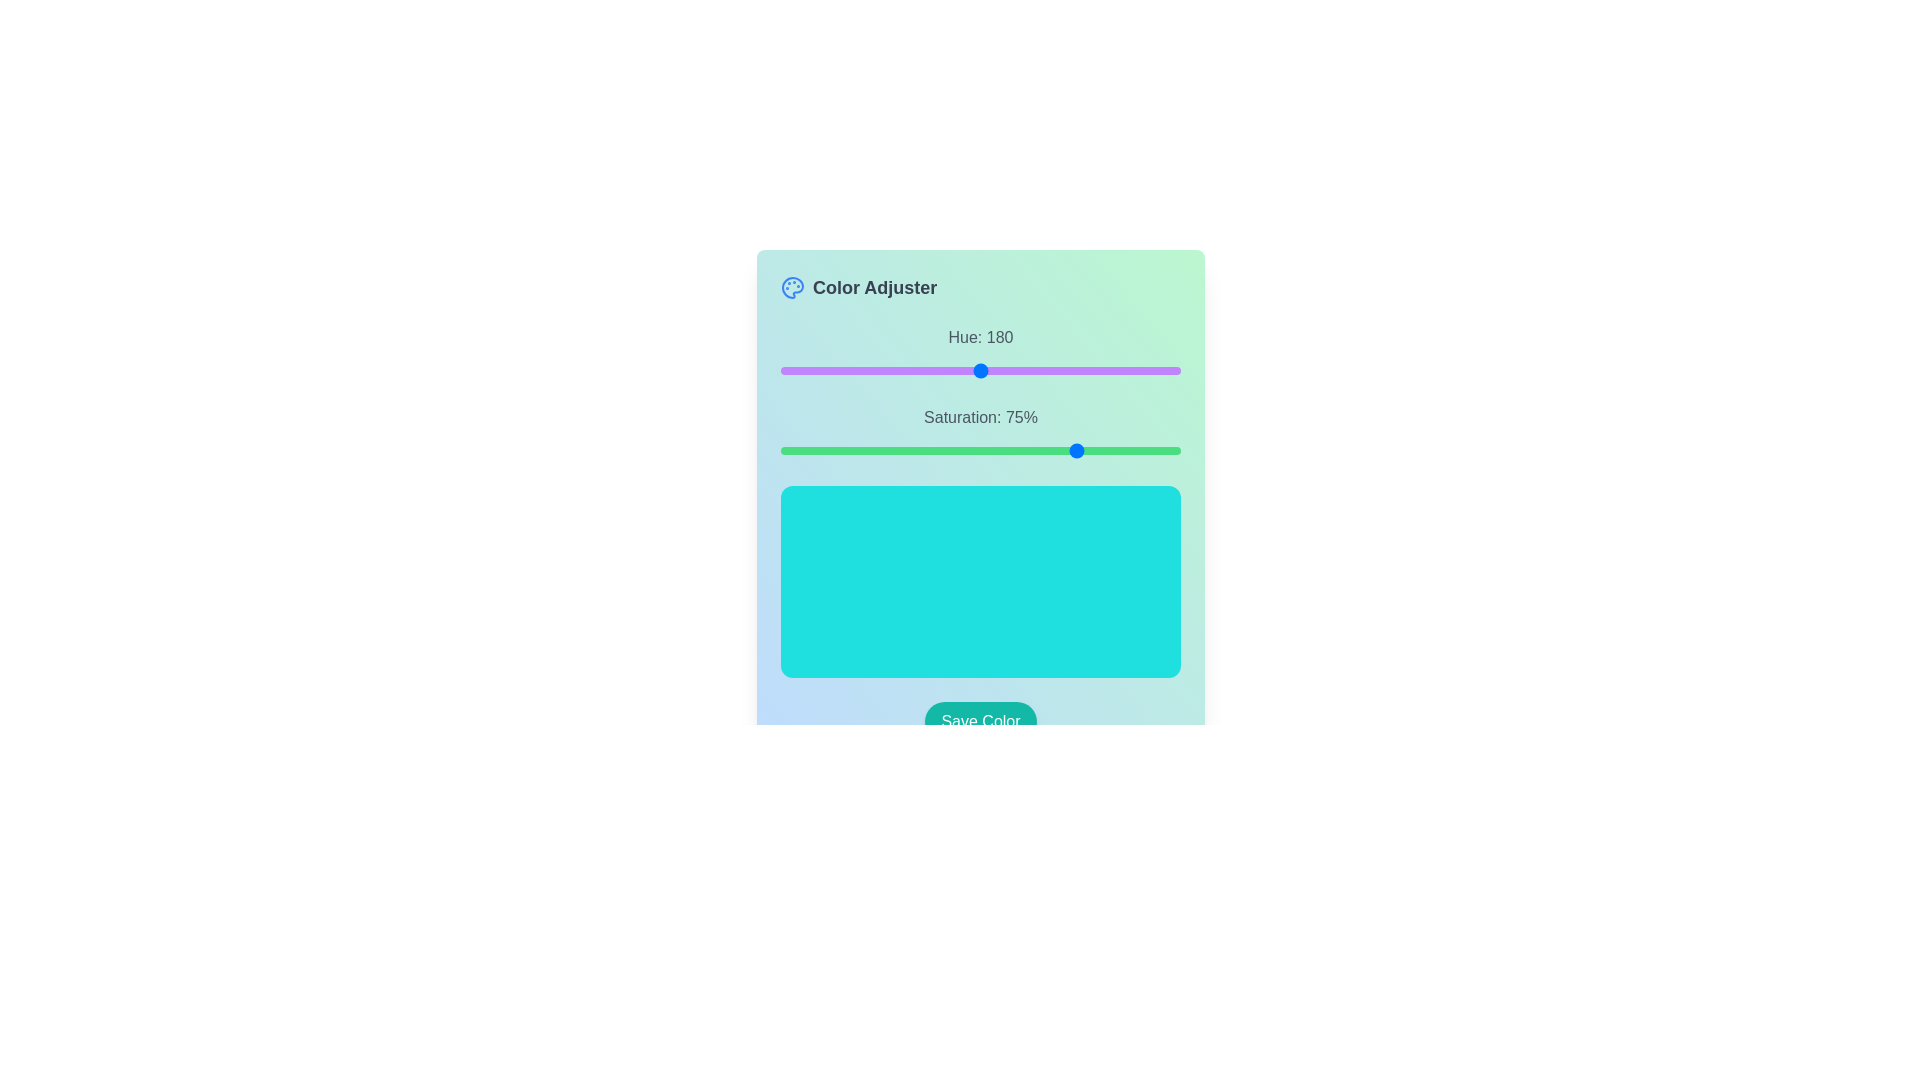  What do you see at coordinates (997, 451) in the screenshot?
I see `saturation` at bounding box center [997, 451].